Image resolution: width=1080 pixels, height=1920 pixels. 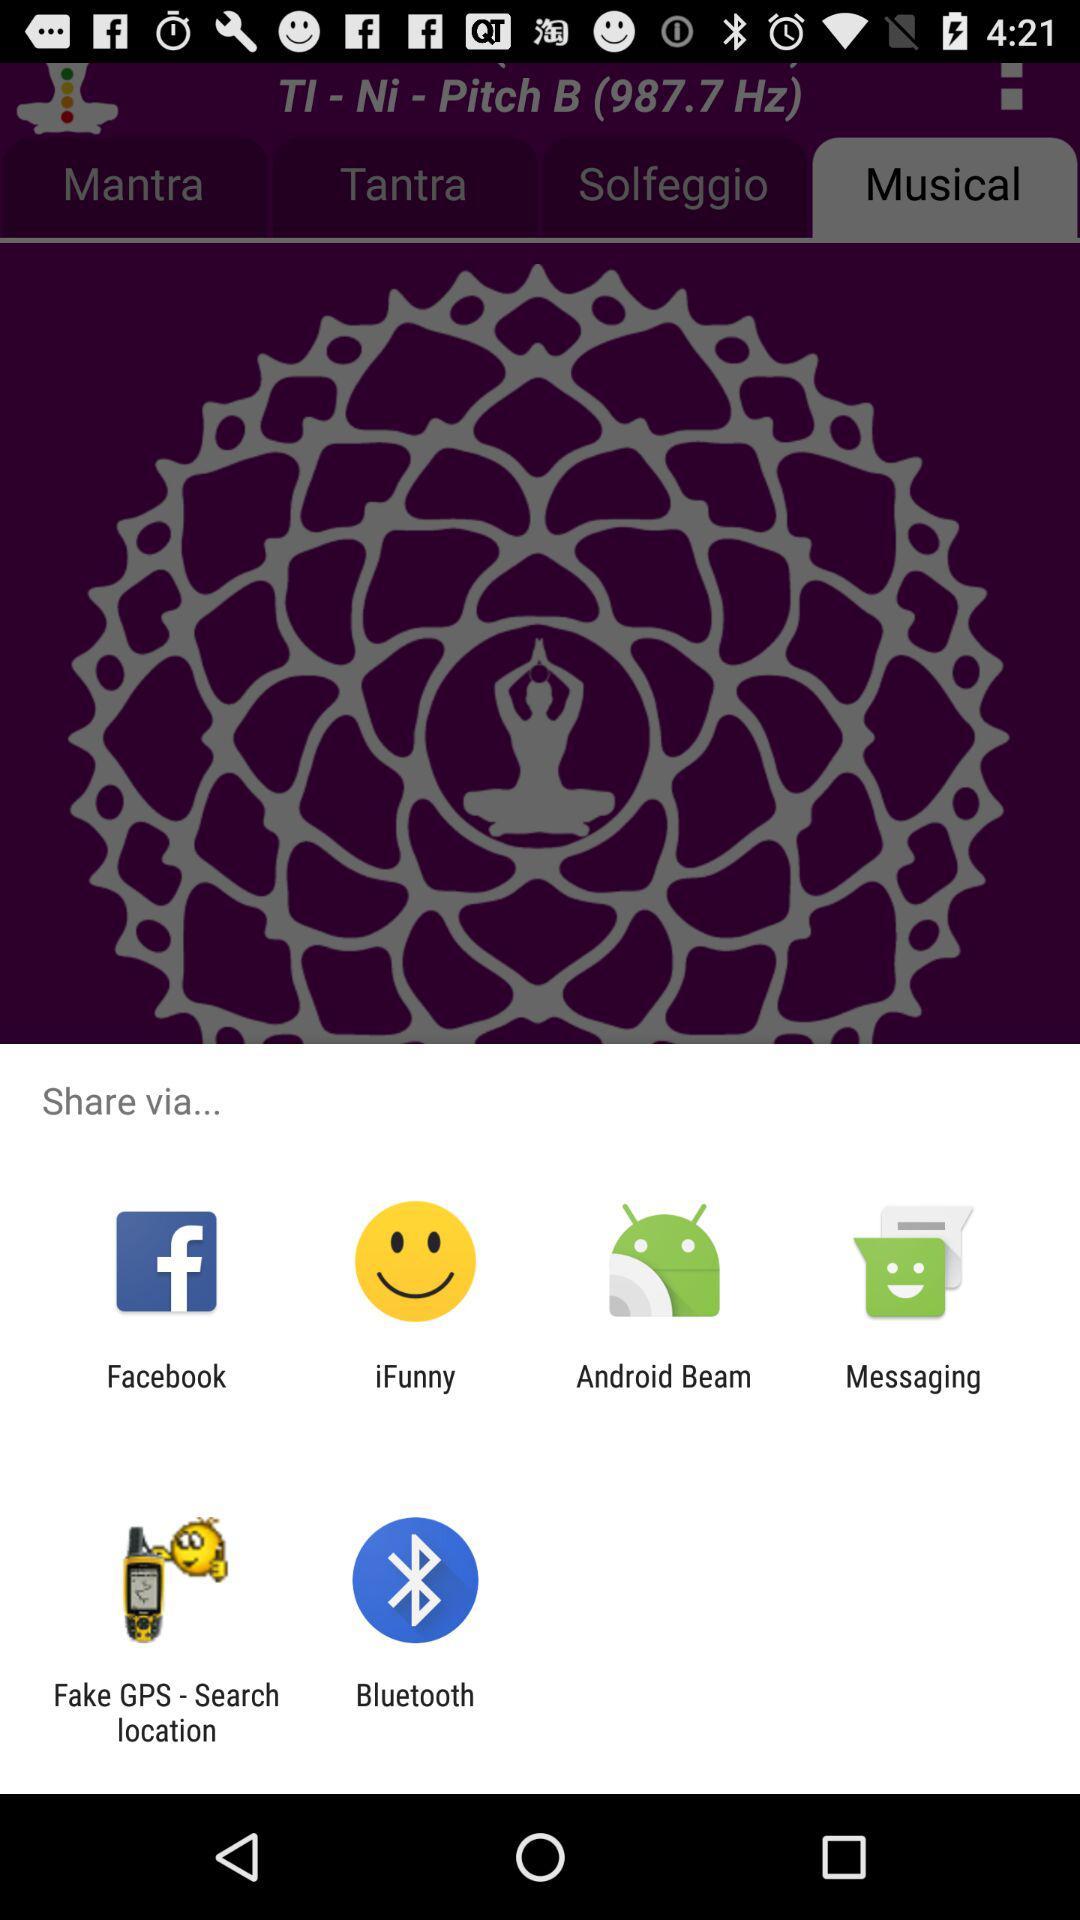 I want to click on the icon next to the bluetooth item, so click(x=165, y=1711).